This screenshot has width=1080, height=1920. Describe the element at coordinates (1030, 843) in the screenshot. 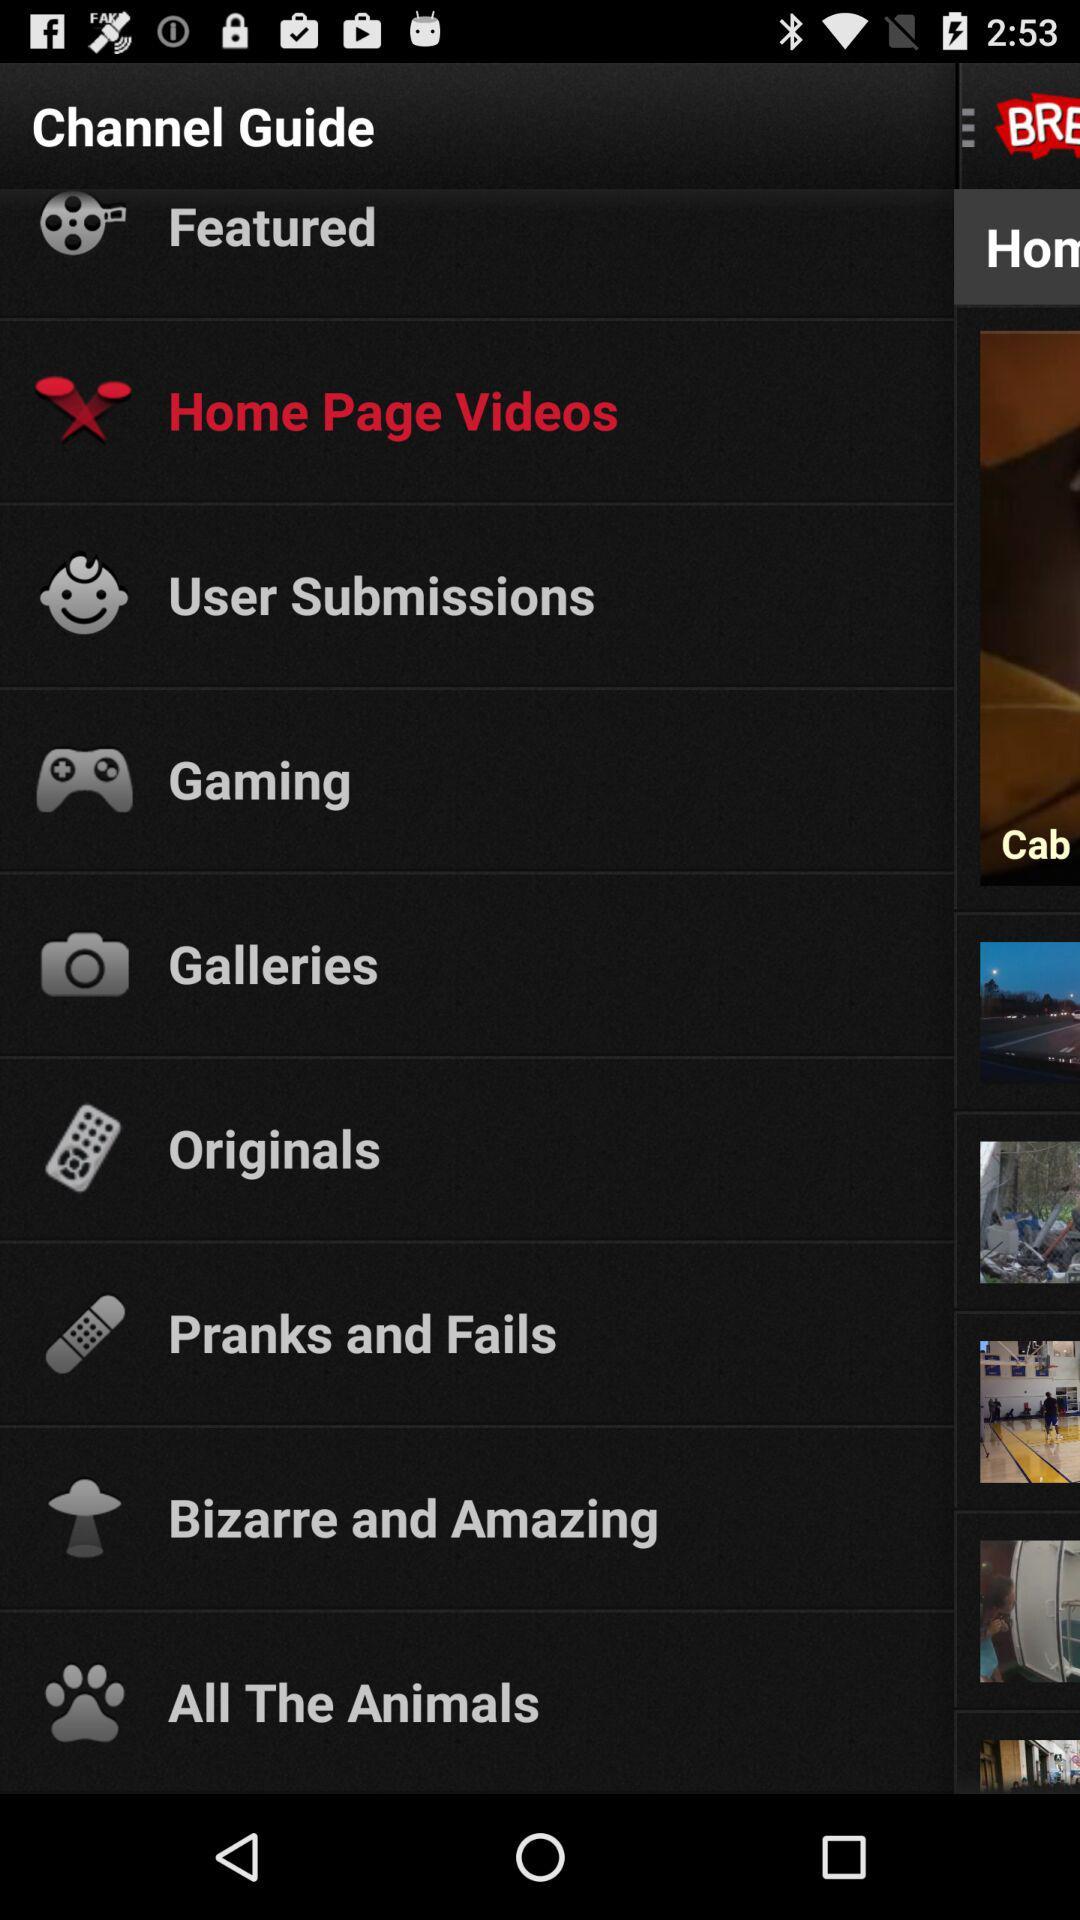

I see `cab driver claims` at that location.